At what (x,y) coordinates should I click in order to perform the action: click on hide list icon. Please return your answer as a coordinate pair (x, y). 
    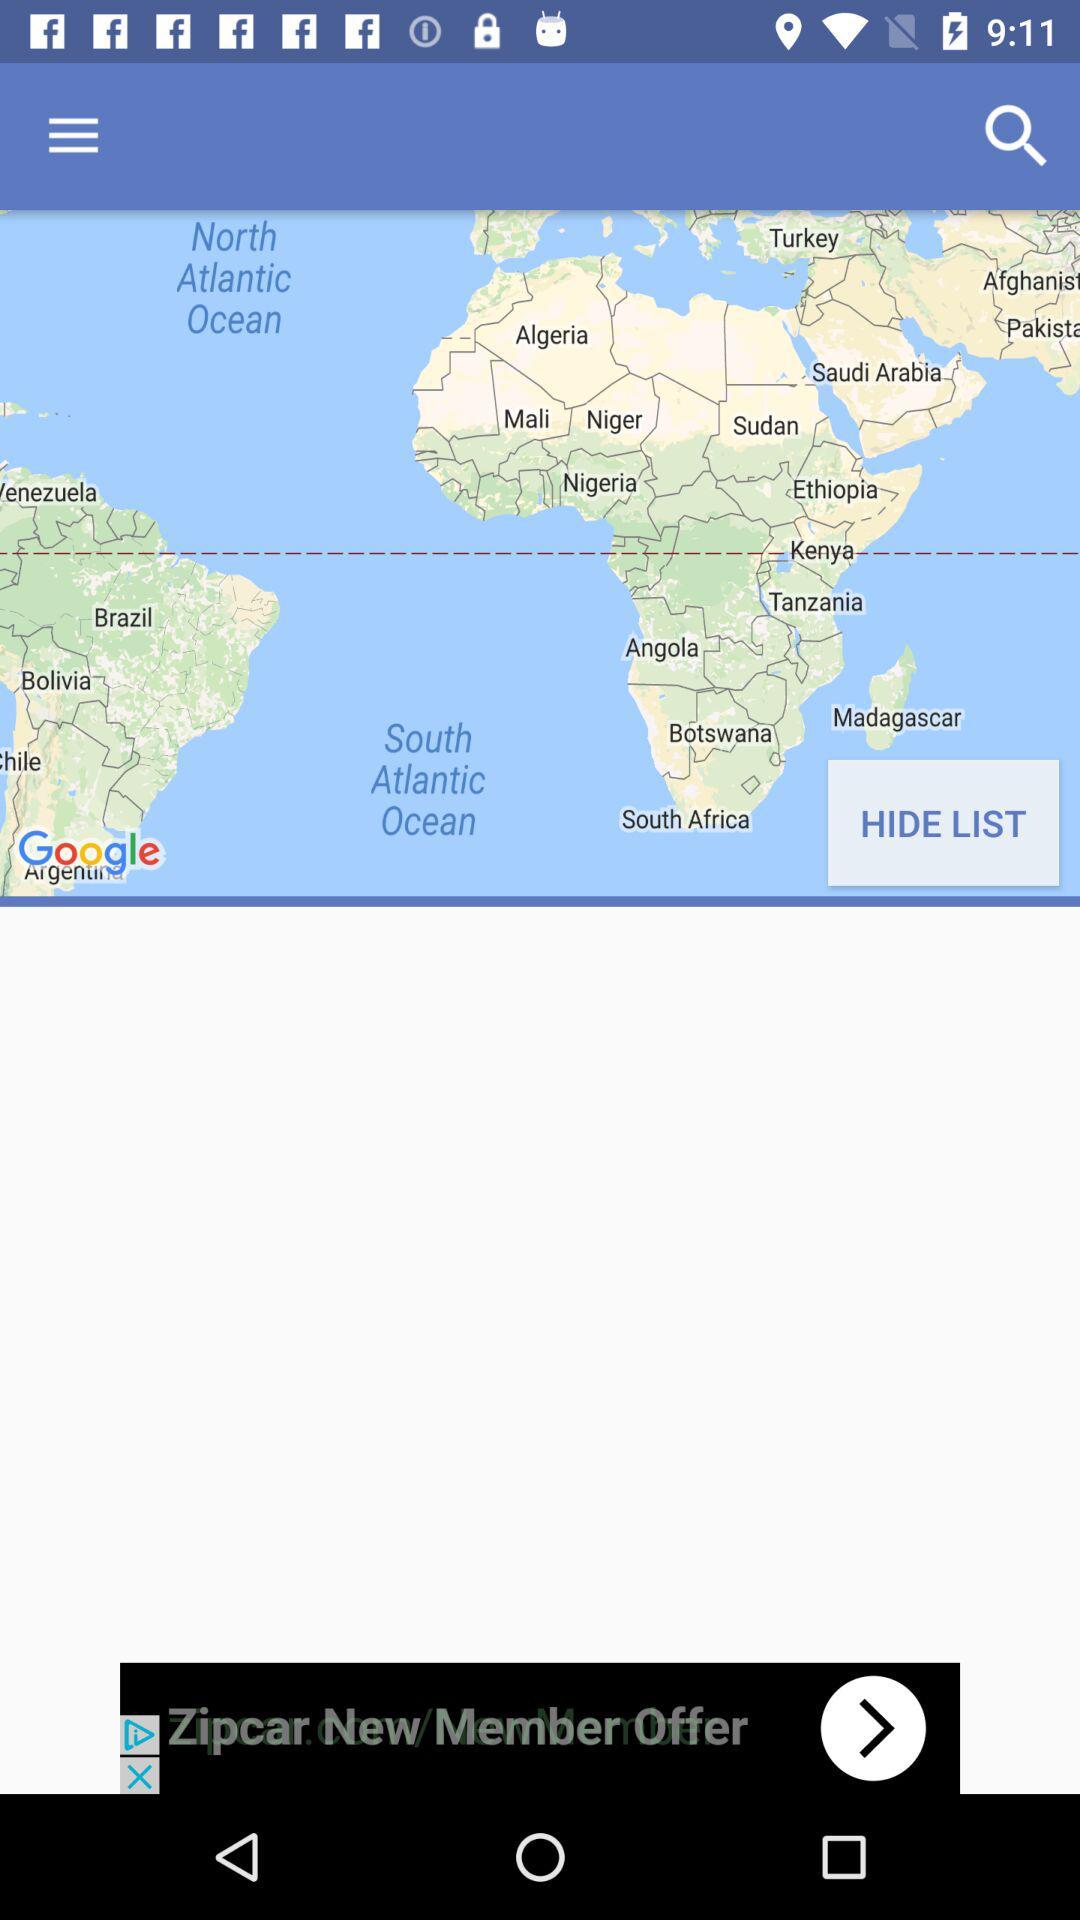
    Looking at the image, I should click on (943, 822).